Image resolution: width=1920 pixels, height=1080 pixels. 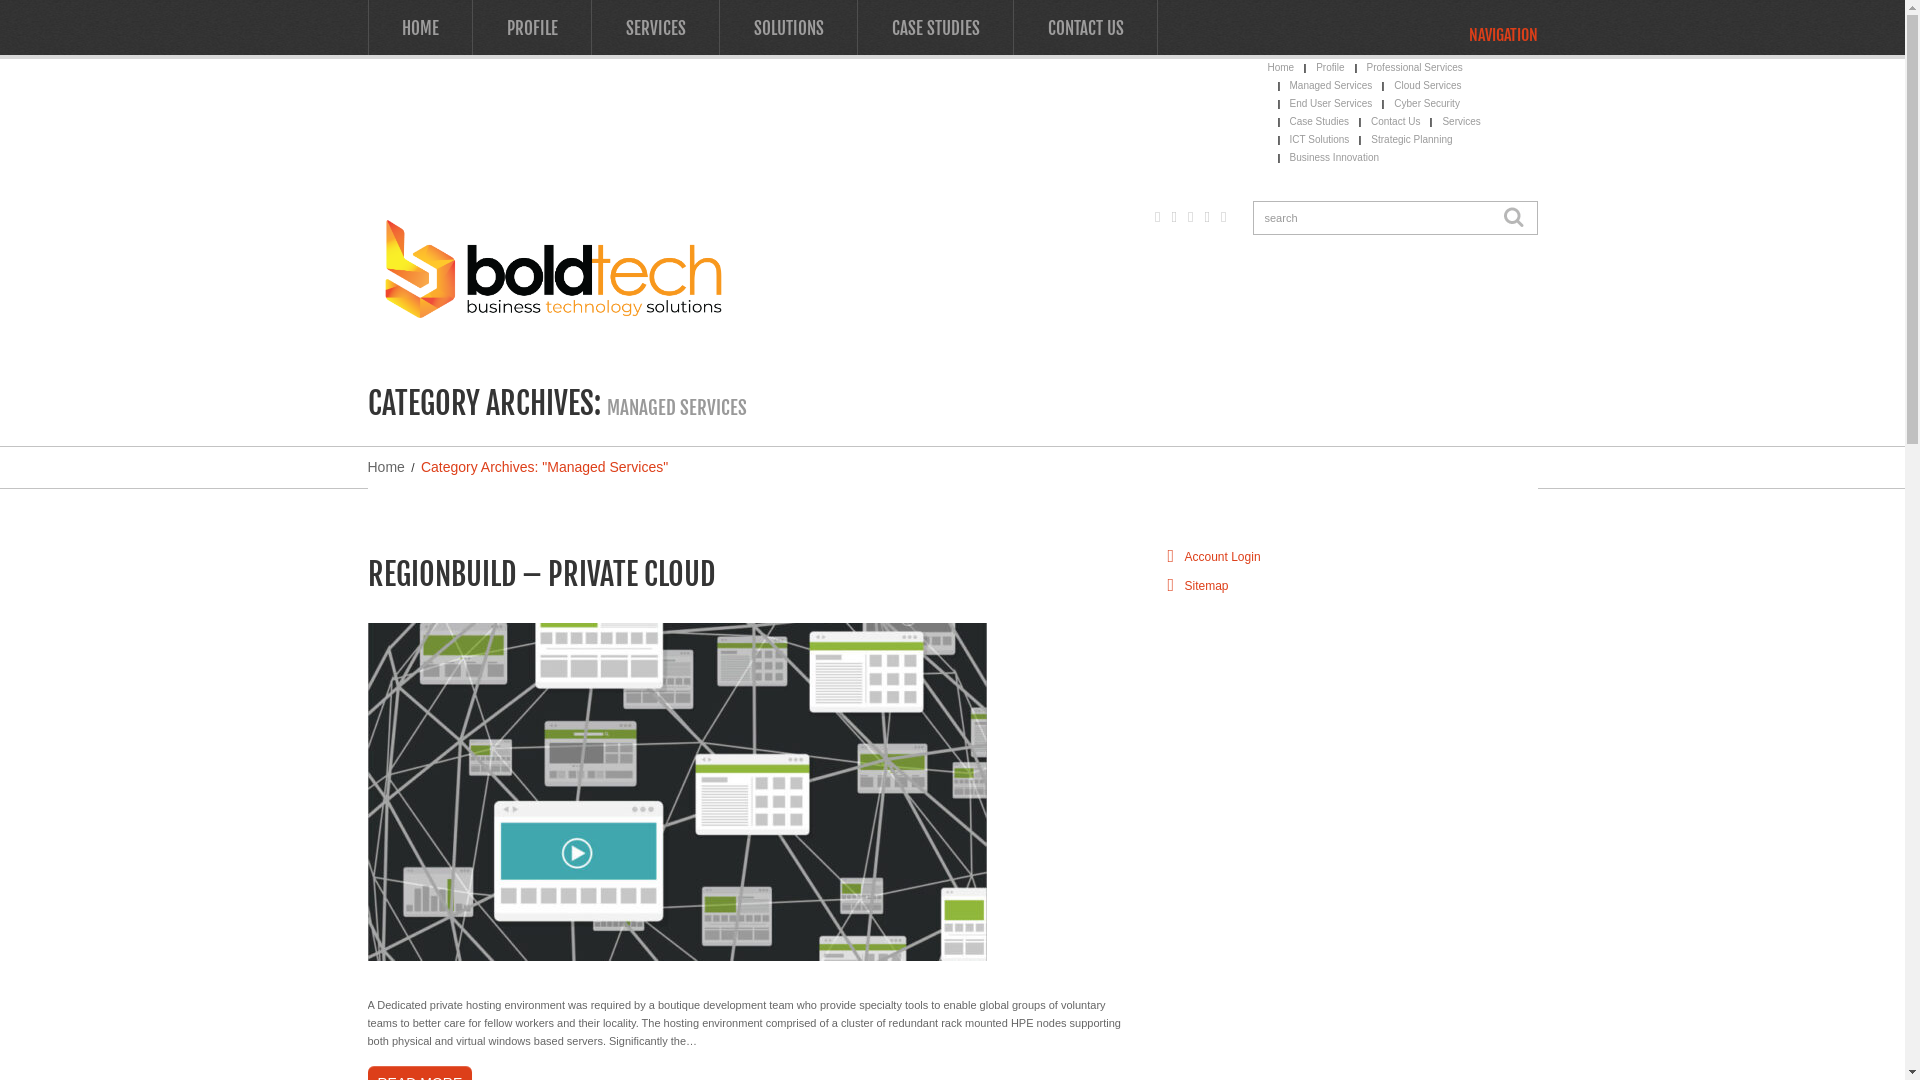 I want to click on 'twitter', so click(x=1174, y=216).